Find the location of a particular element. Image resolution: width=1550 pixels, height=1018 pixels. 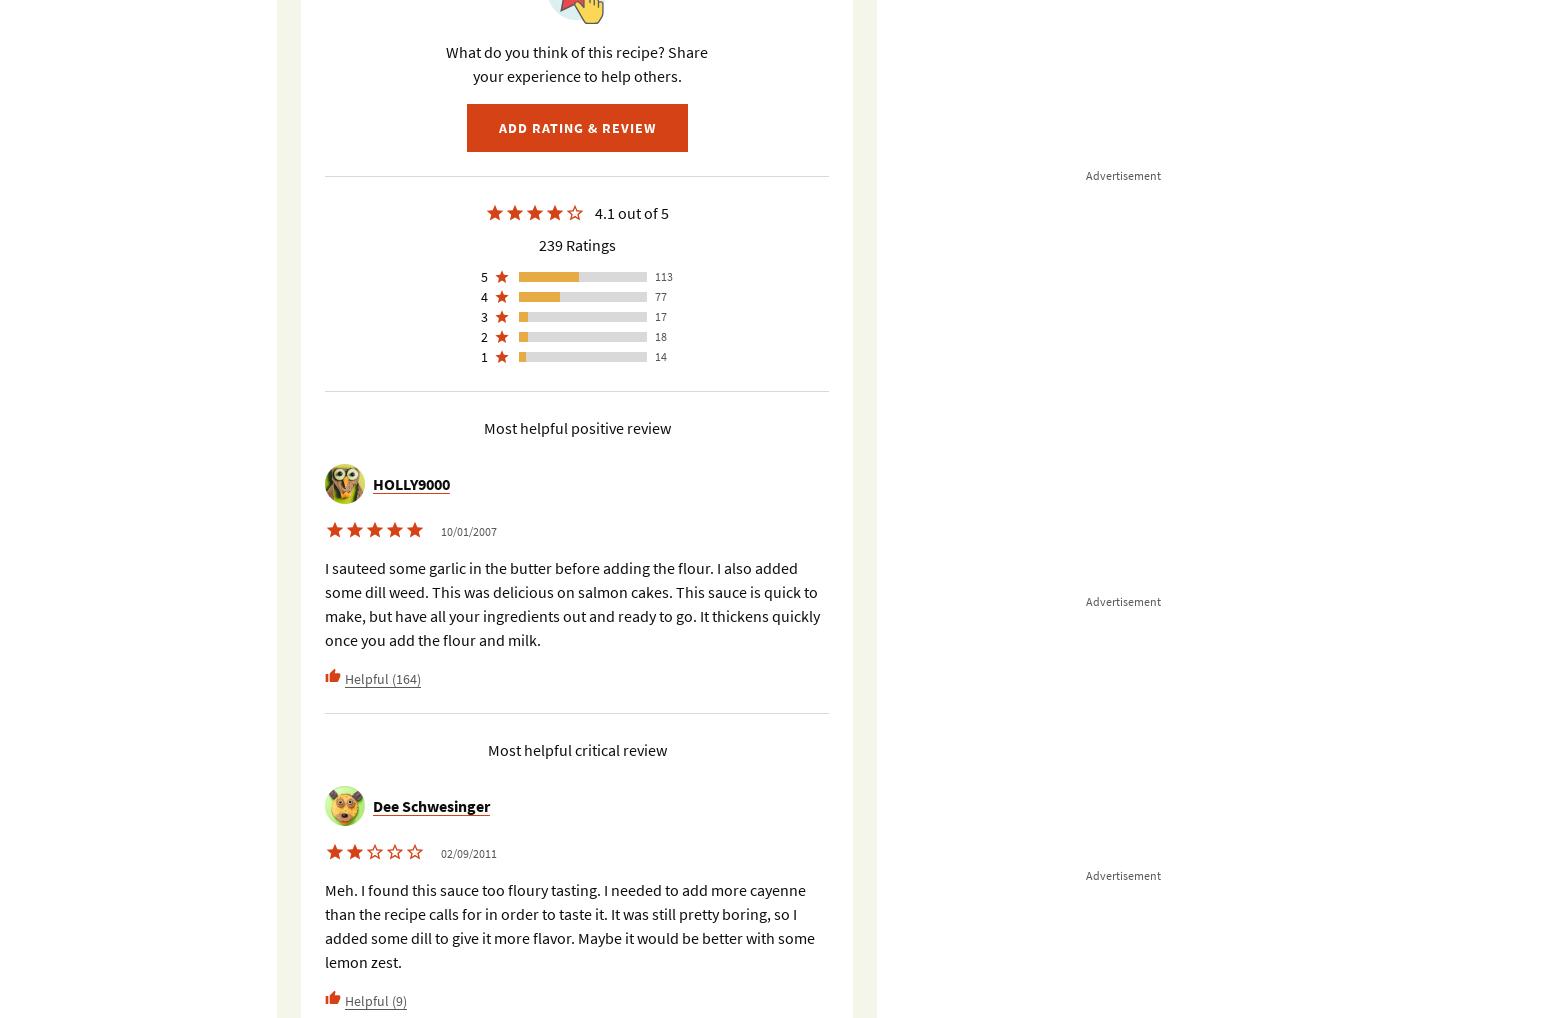

'I sauteed some garlic in the butter before adding the flour.  I also added some dill weed.  This was delicious on salmon cakes.  

This sauce is quick to make, but have all your ingredients out and ready to go.  It thickens quickly once you add the flour and milk.' is located at coordinates (572, 603).